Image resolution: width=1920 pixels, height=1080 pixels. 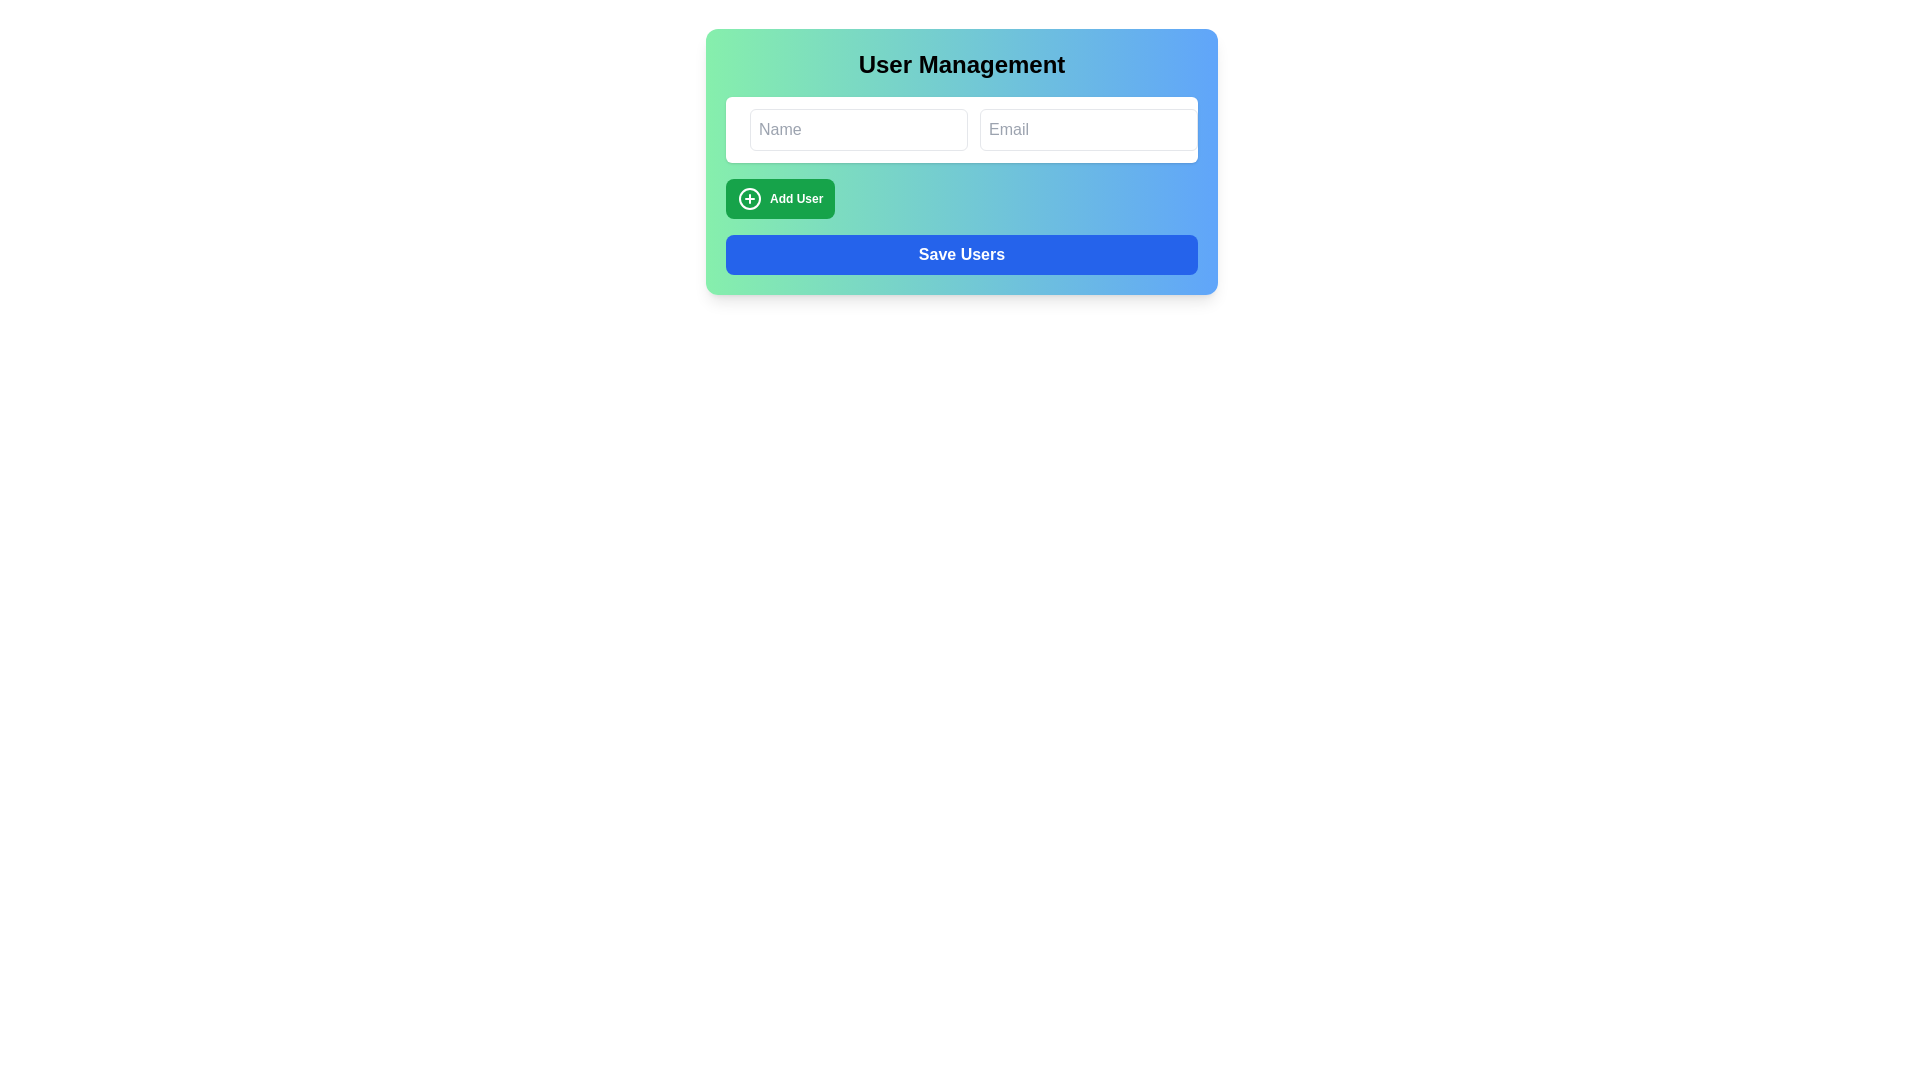 I want to click on the email input field which is located in the second column of the user form, adjacent to the 'Name' field, so click(x=1088, y=130).